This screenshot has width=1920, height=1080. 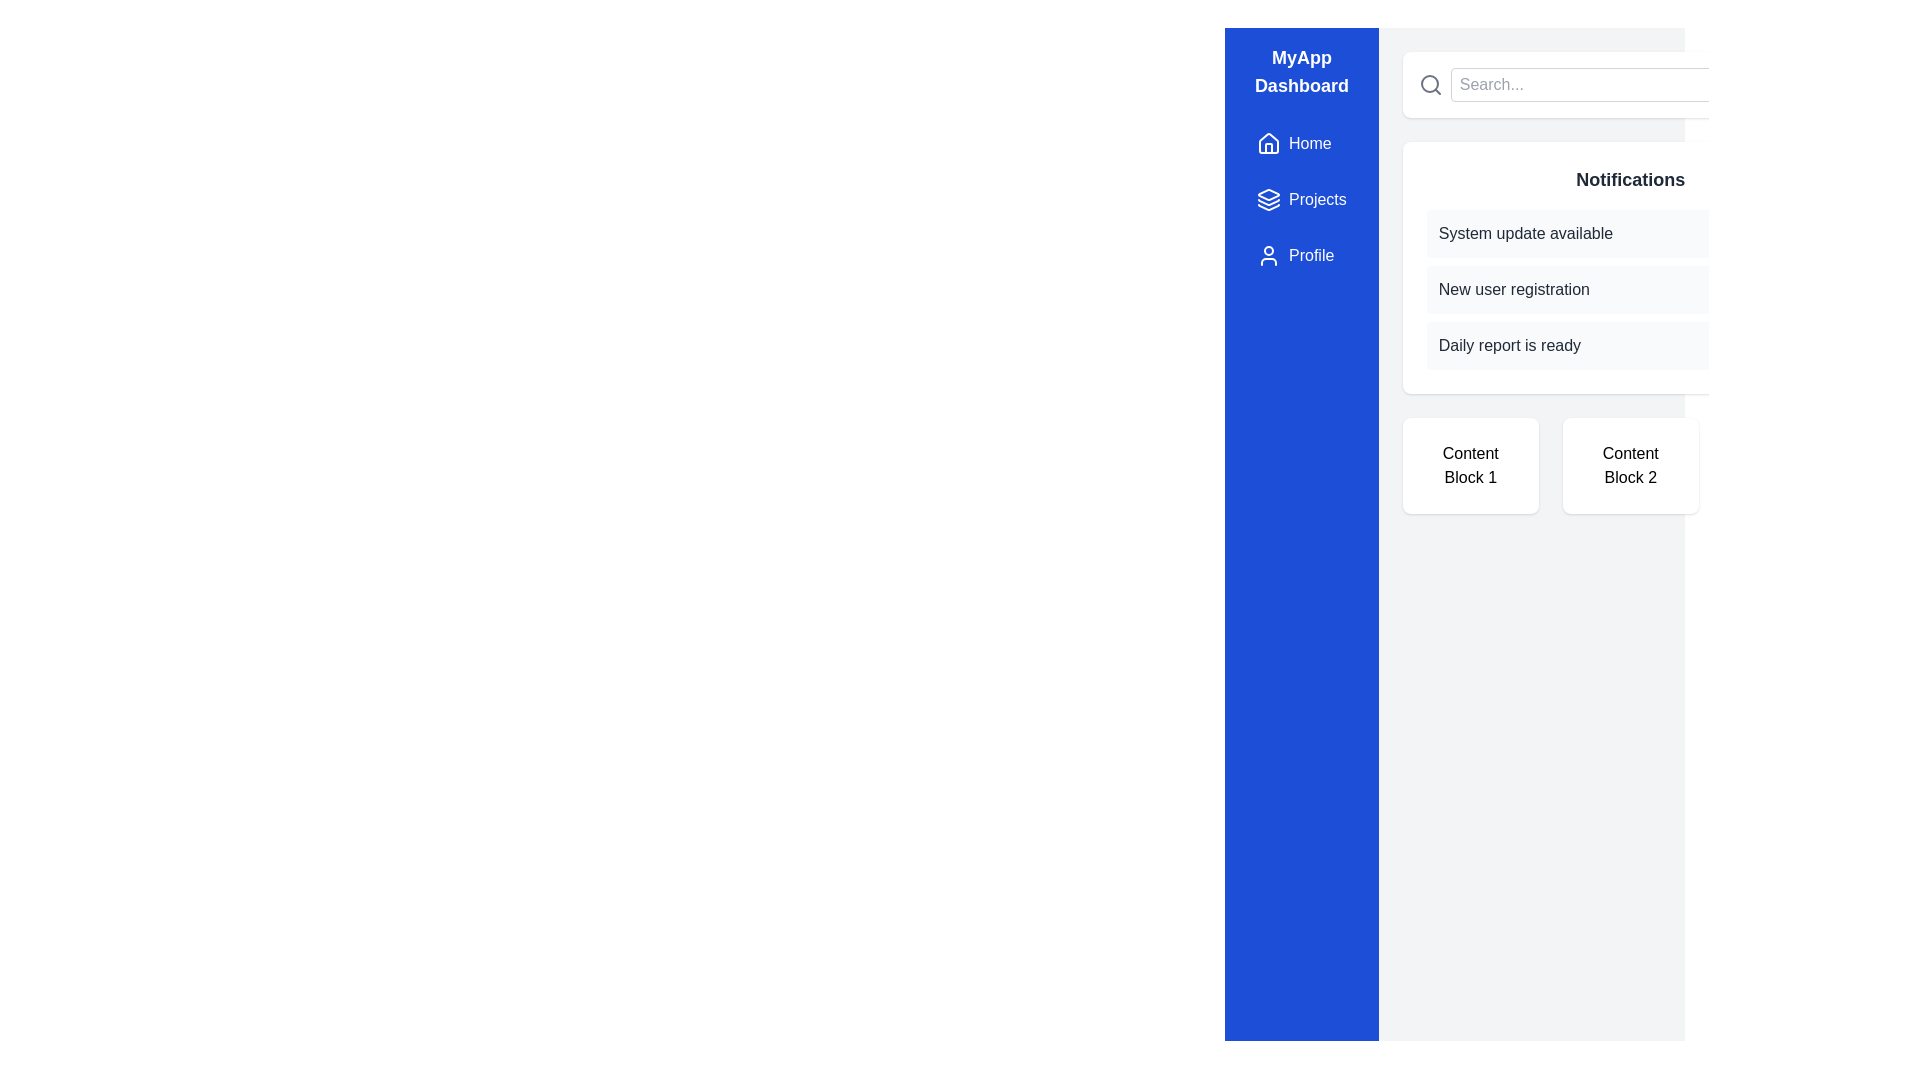 What do you see at coordinates (1295, 254) in the screenshot?
I see `the navigation button located in the left sidebar menu, positioned as the third button underneath the 'Home' and 'Projects' buttons` at bounding box center [1295, 254].